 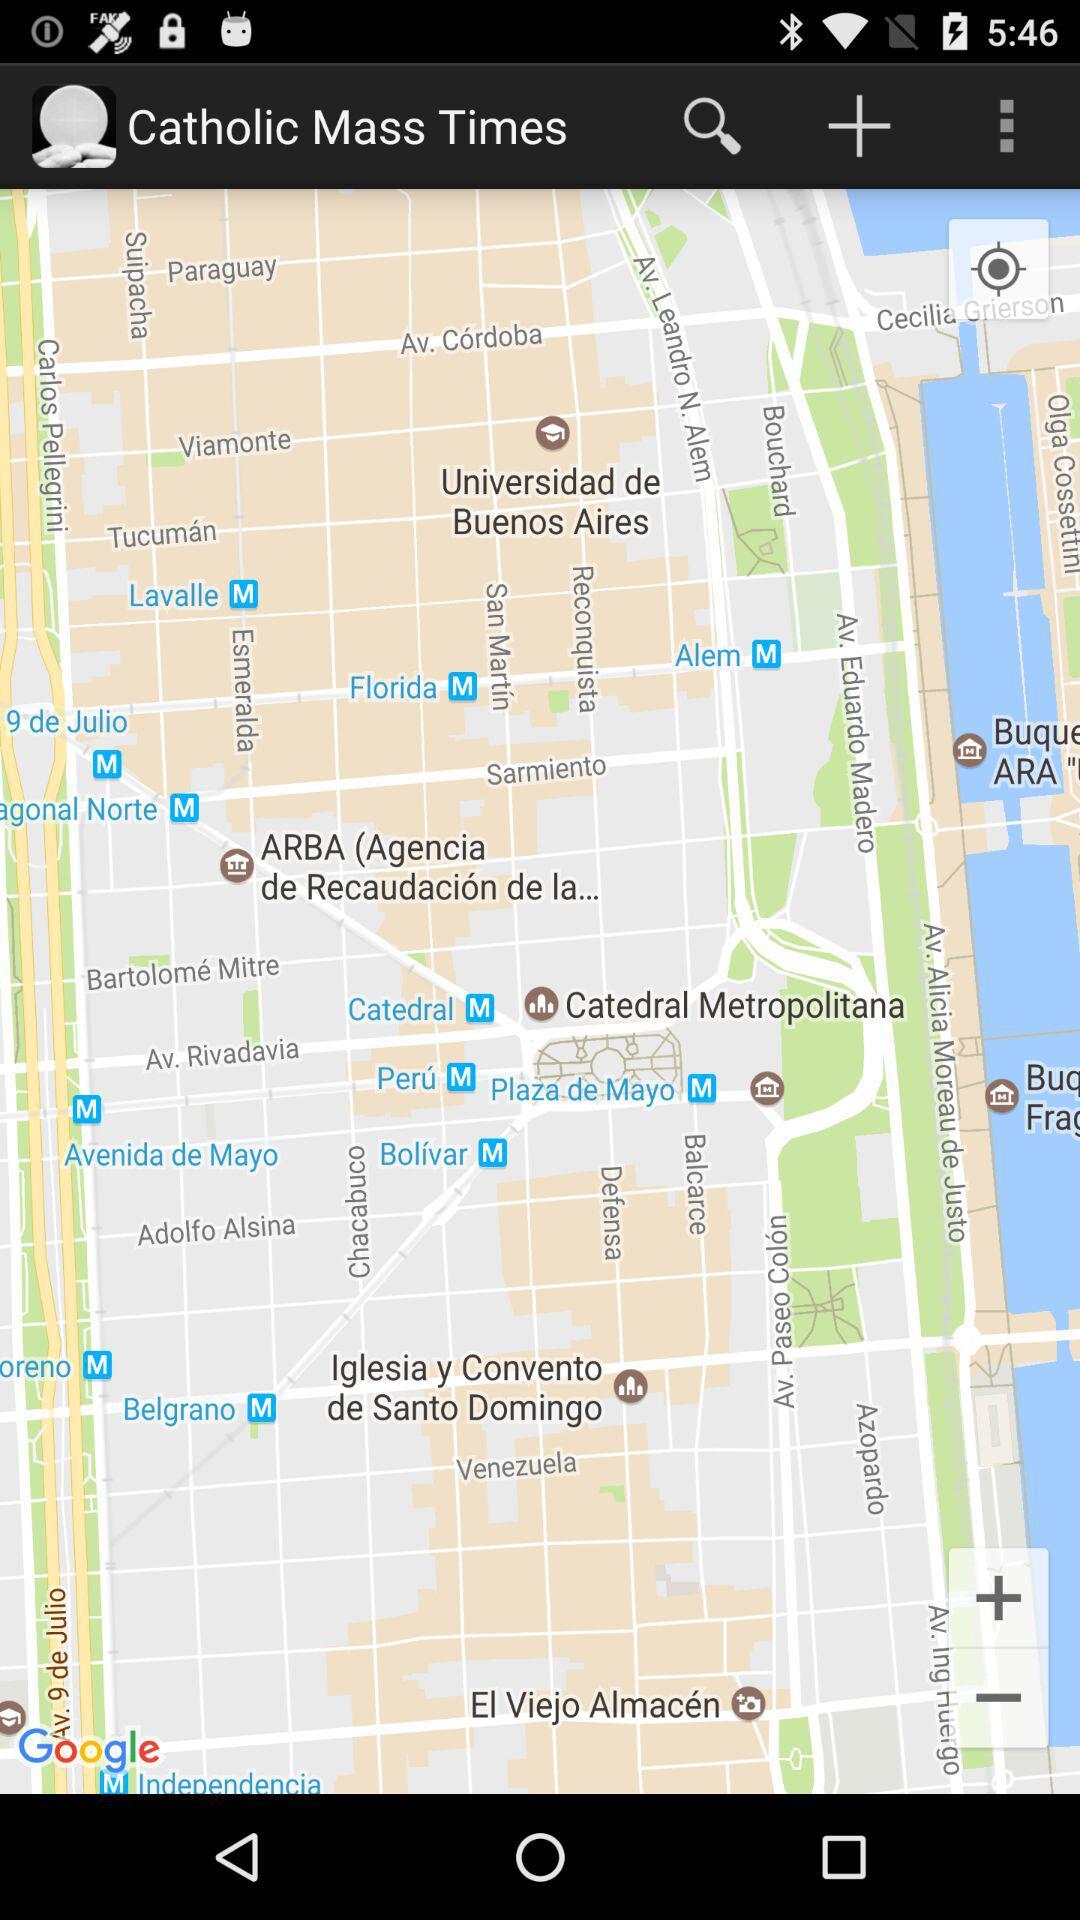 I want to click on the location_crosshair icon, so click(x=998, y=288).